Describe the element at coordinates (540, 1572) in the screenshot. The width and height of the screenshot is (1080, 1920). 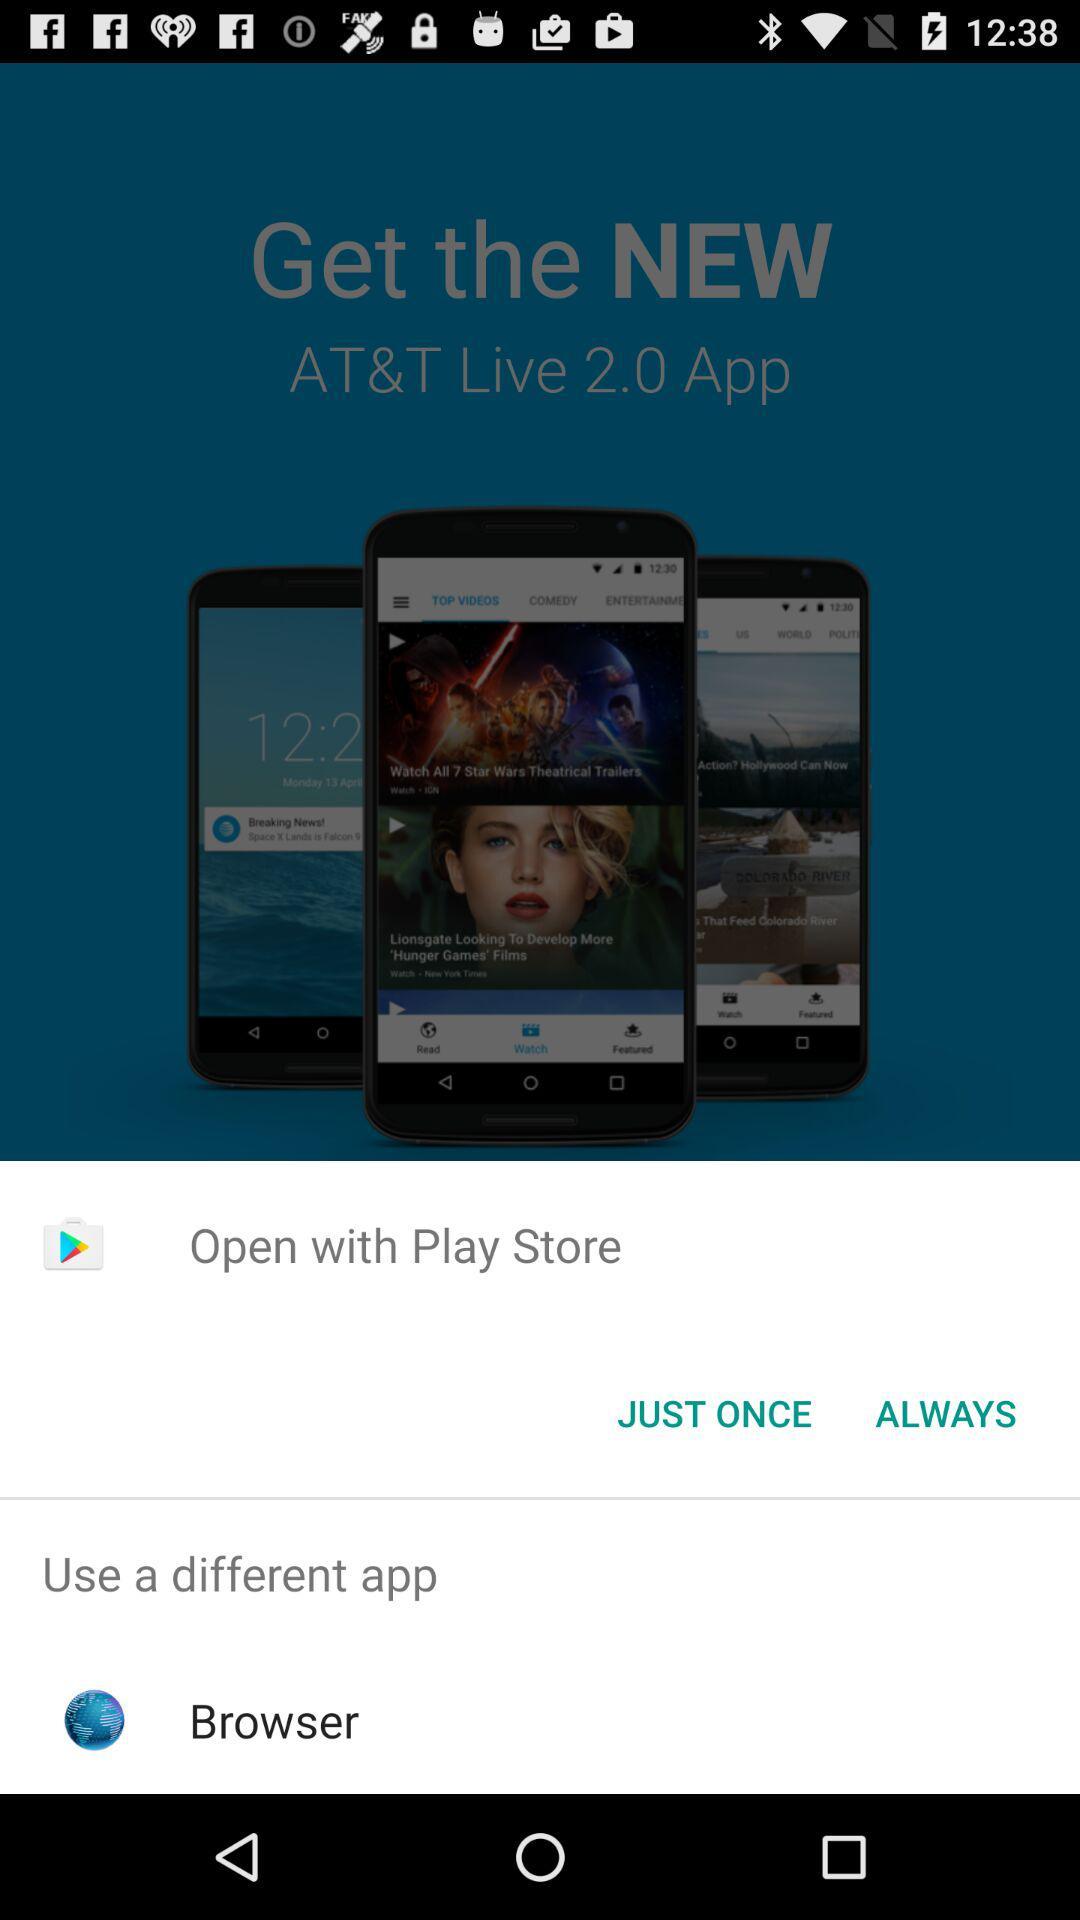
I see `the icon above browser item` at that location.